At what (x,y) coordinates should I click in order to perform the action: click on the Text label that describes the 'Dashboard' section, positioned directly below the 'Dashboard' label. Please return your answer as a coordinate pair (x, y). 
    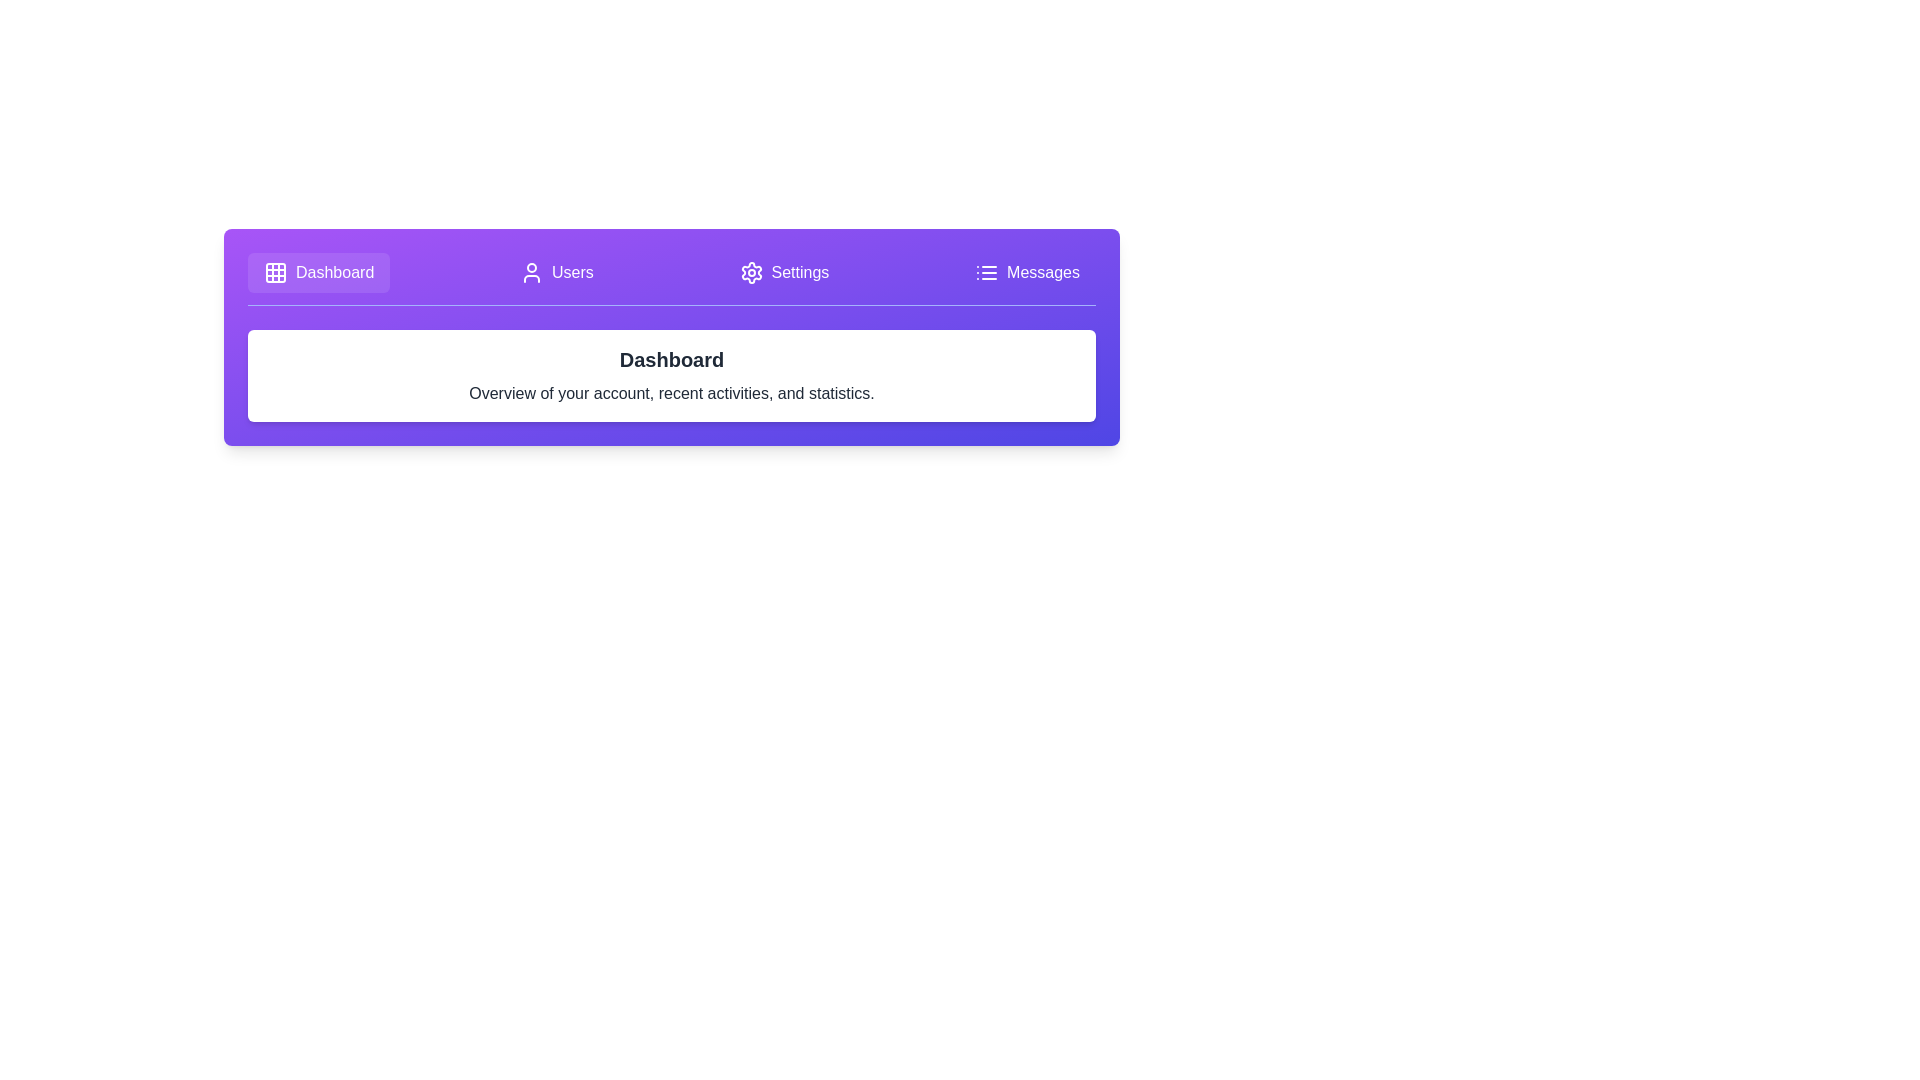
    Looking at the image, I should click on (672, 393).